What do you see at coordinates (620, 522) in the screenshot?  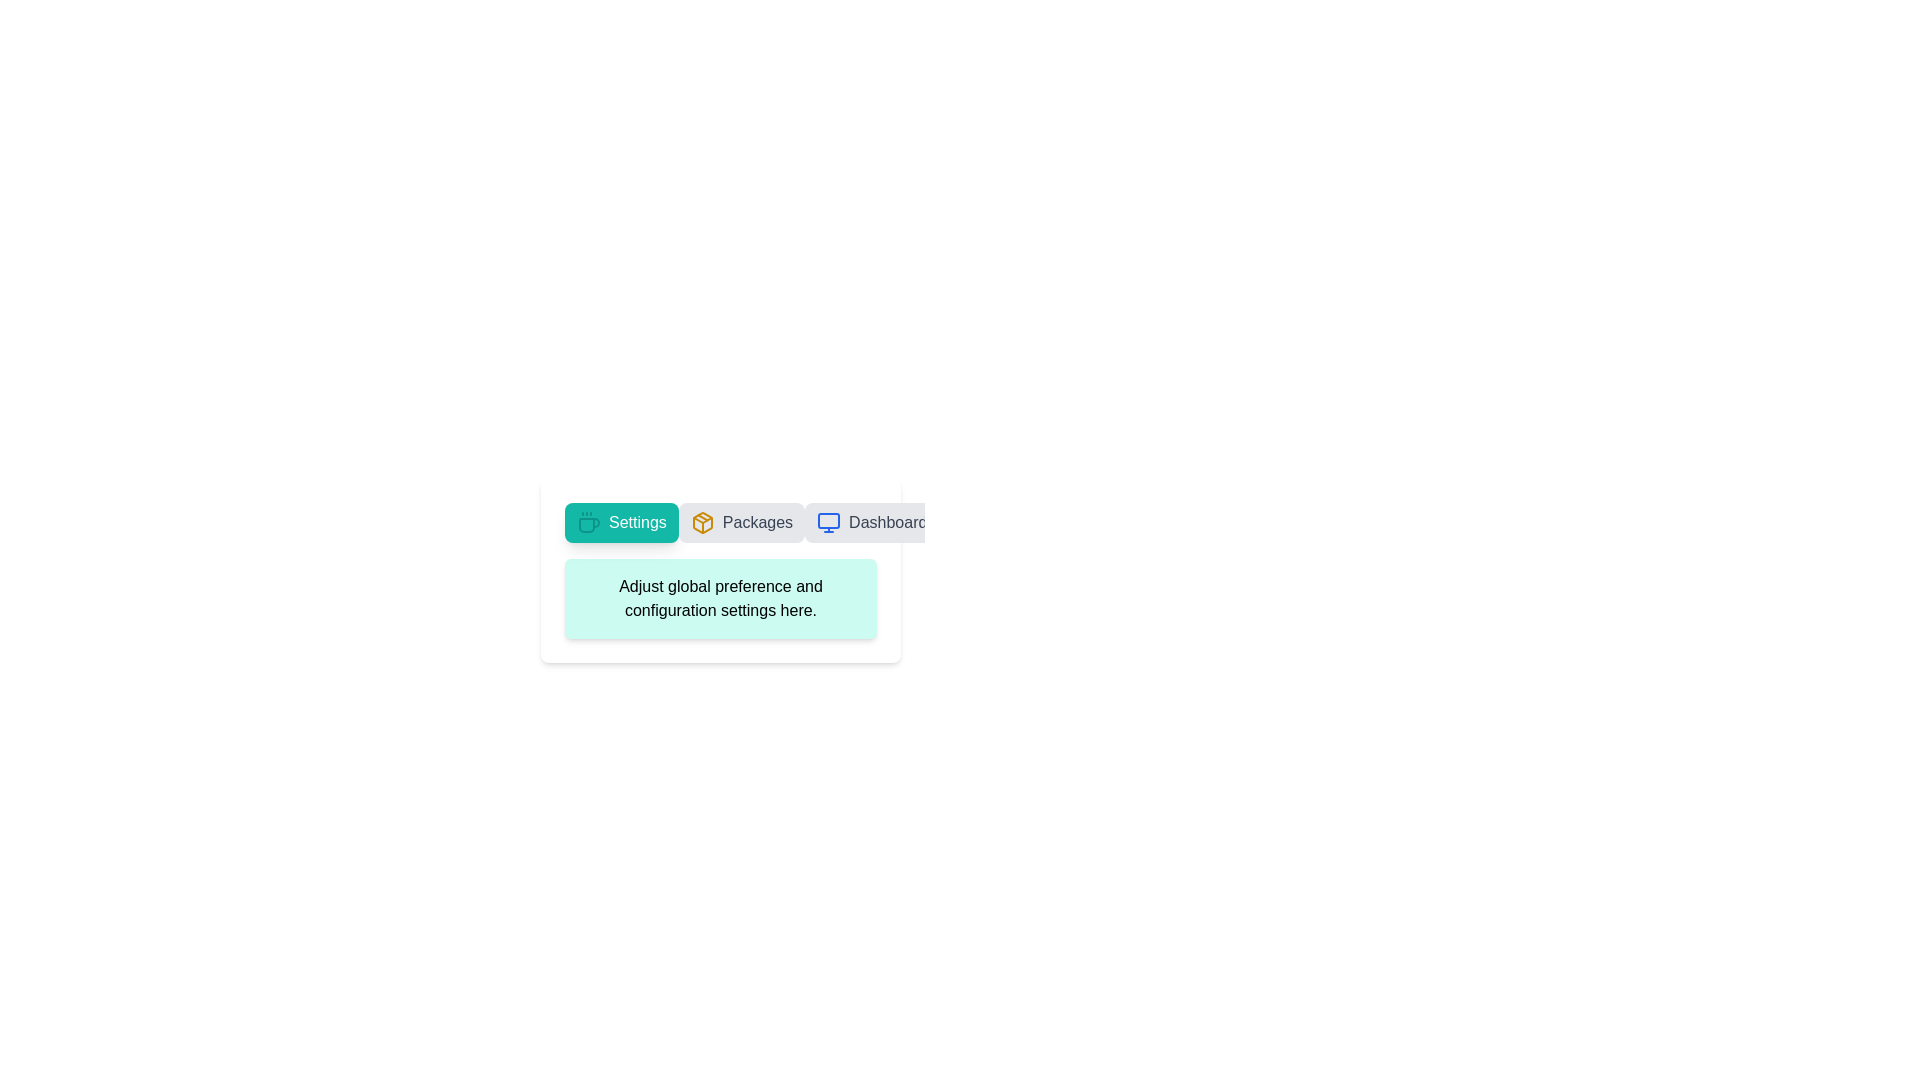 I see `the tab labeled Settings` at bounding box center [620, 522].